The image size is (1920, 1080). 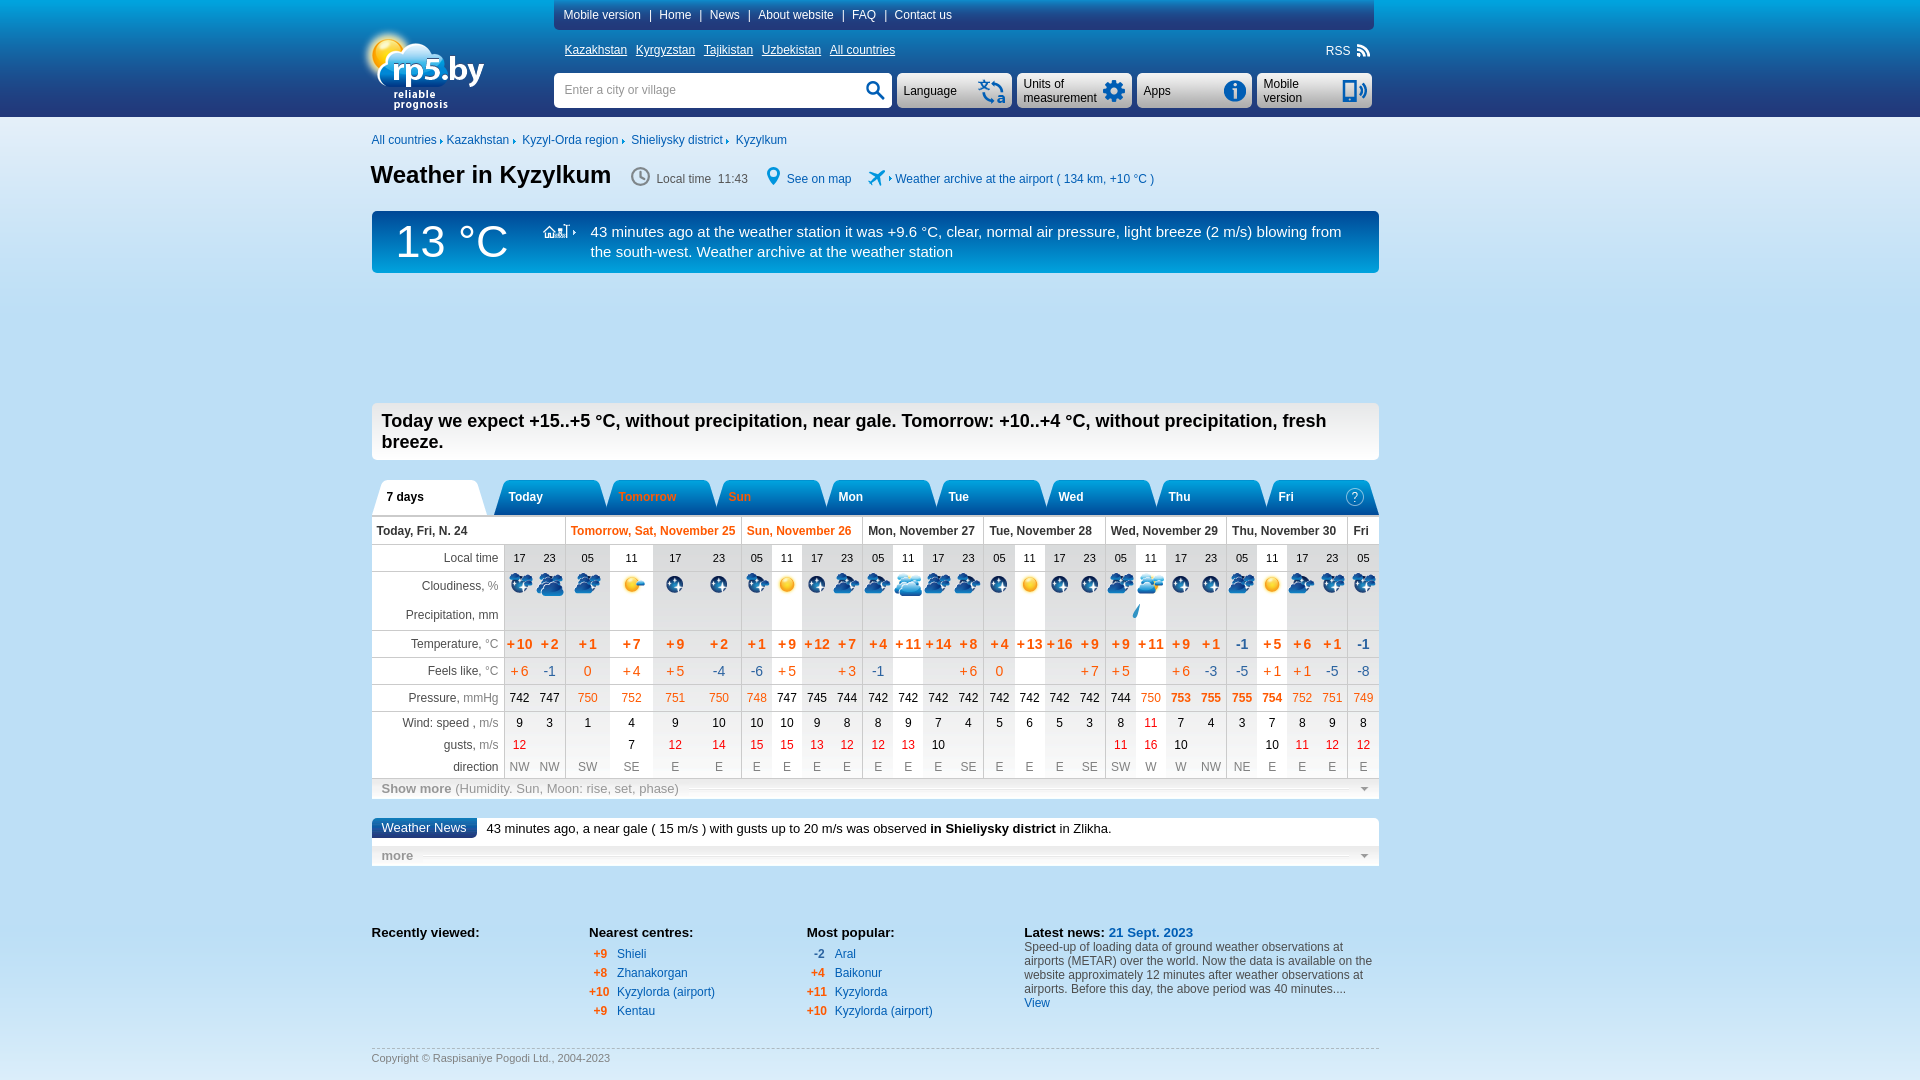 I want to click on 'FAQ', so click(x=865, y=15).